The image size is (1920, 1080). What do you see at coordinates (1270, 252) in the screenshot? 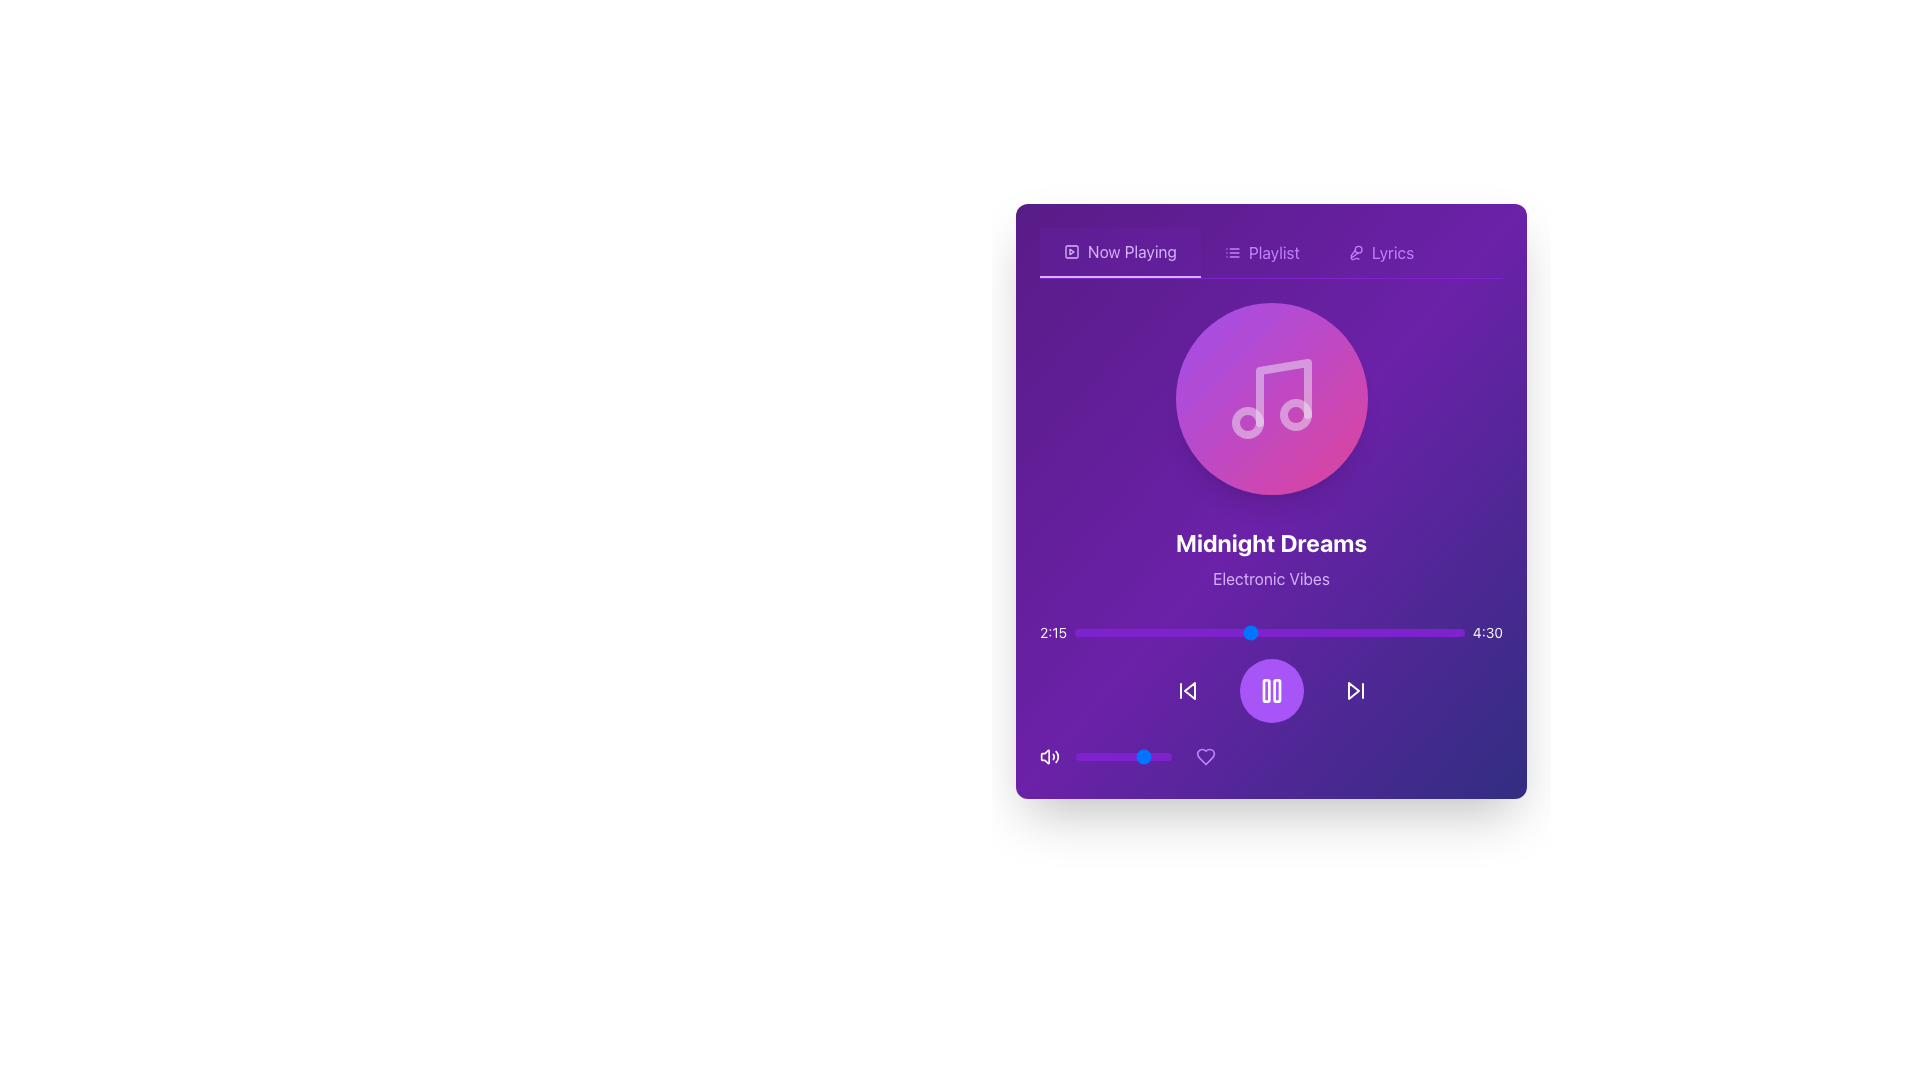
I see `the 'Playlist' button located in the horizontal navigation header of the music player` at bounding box center [1270, 252].